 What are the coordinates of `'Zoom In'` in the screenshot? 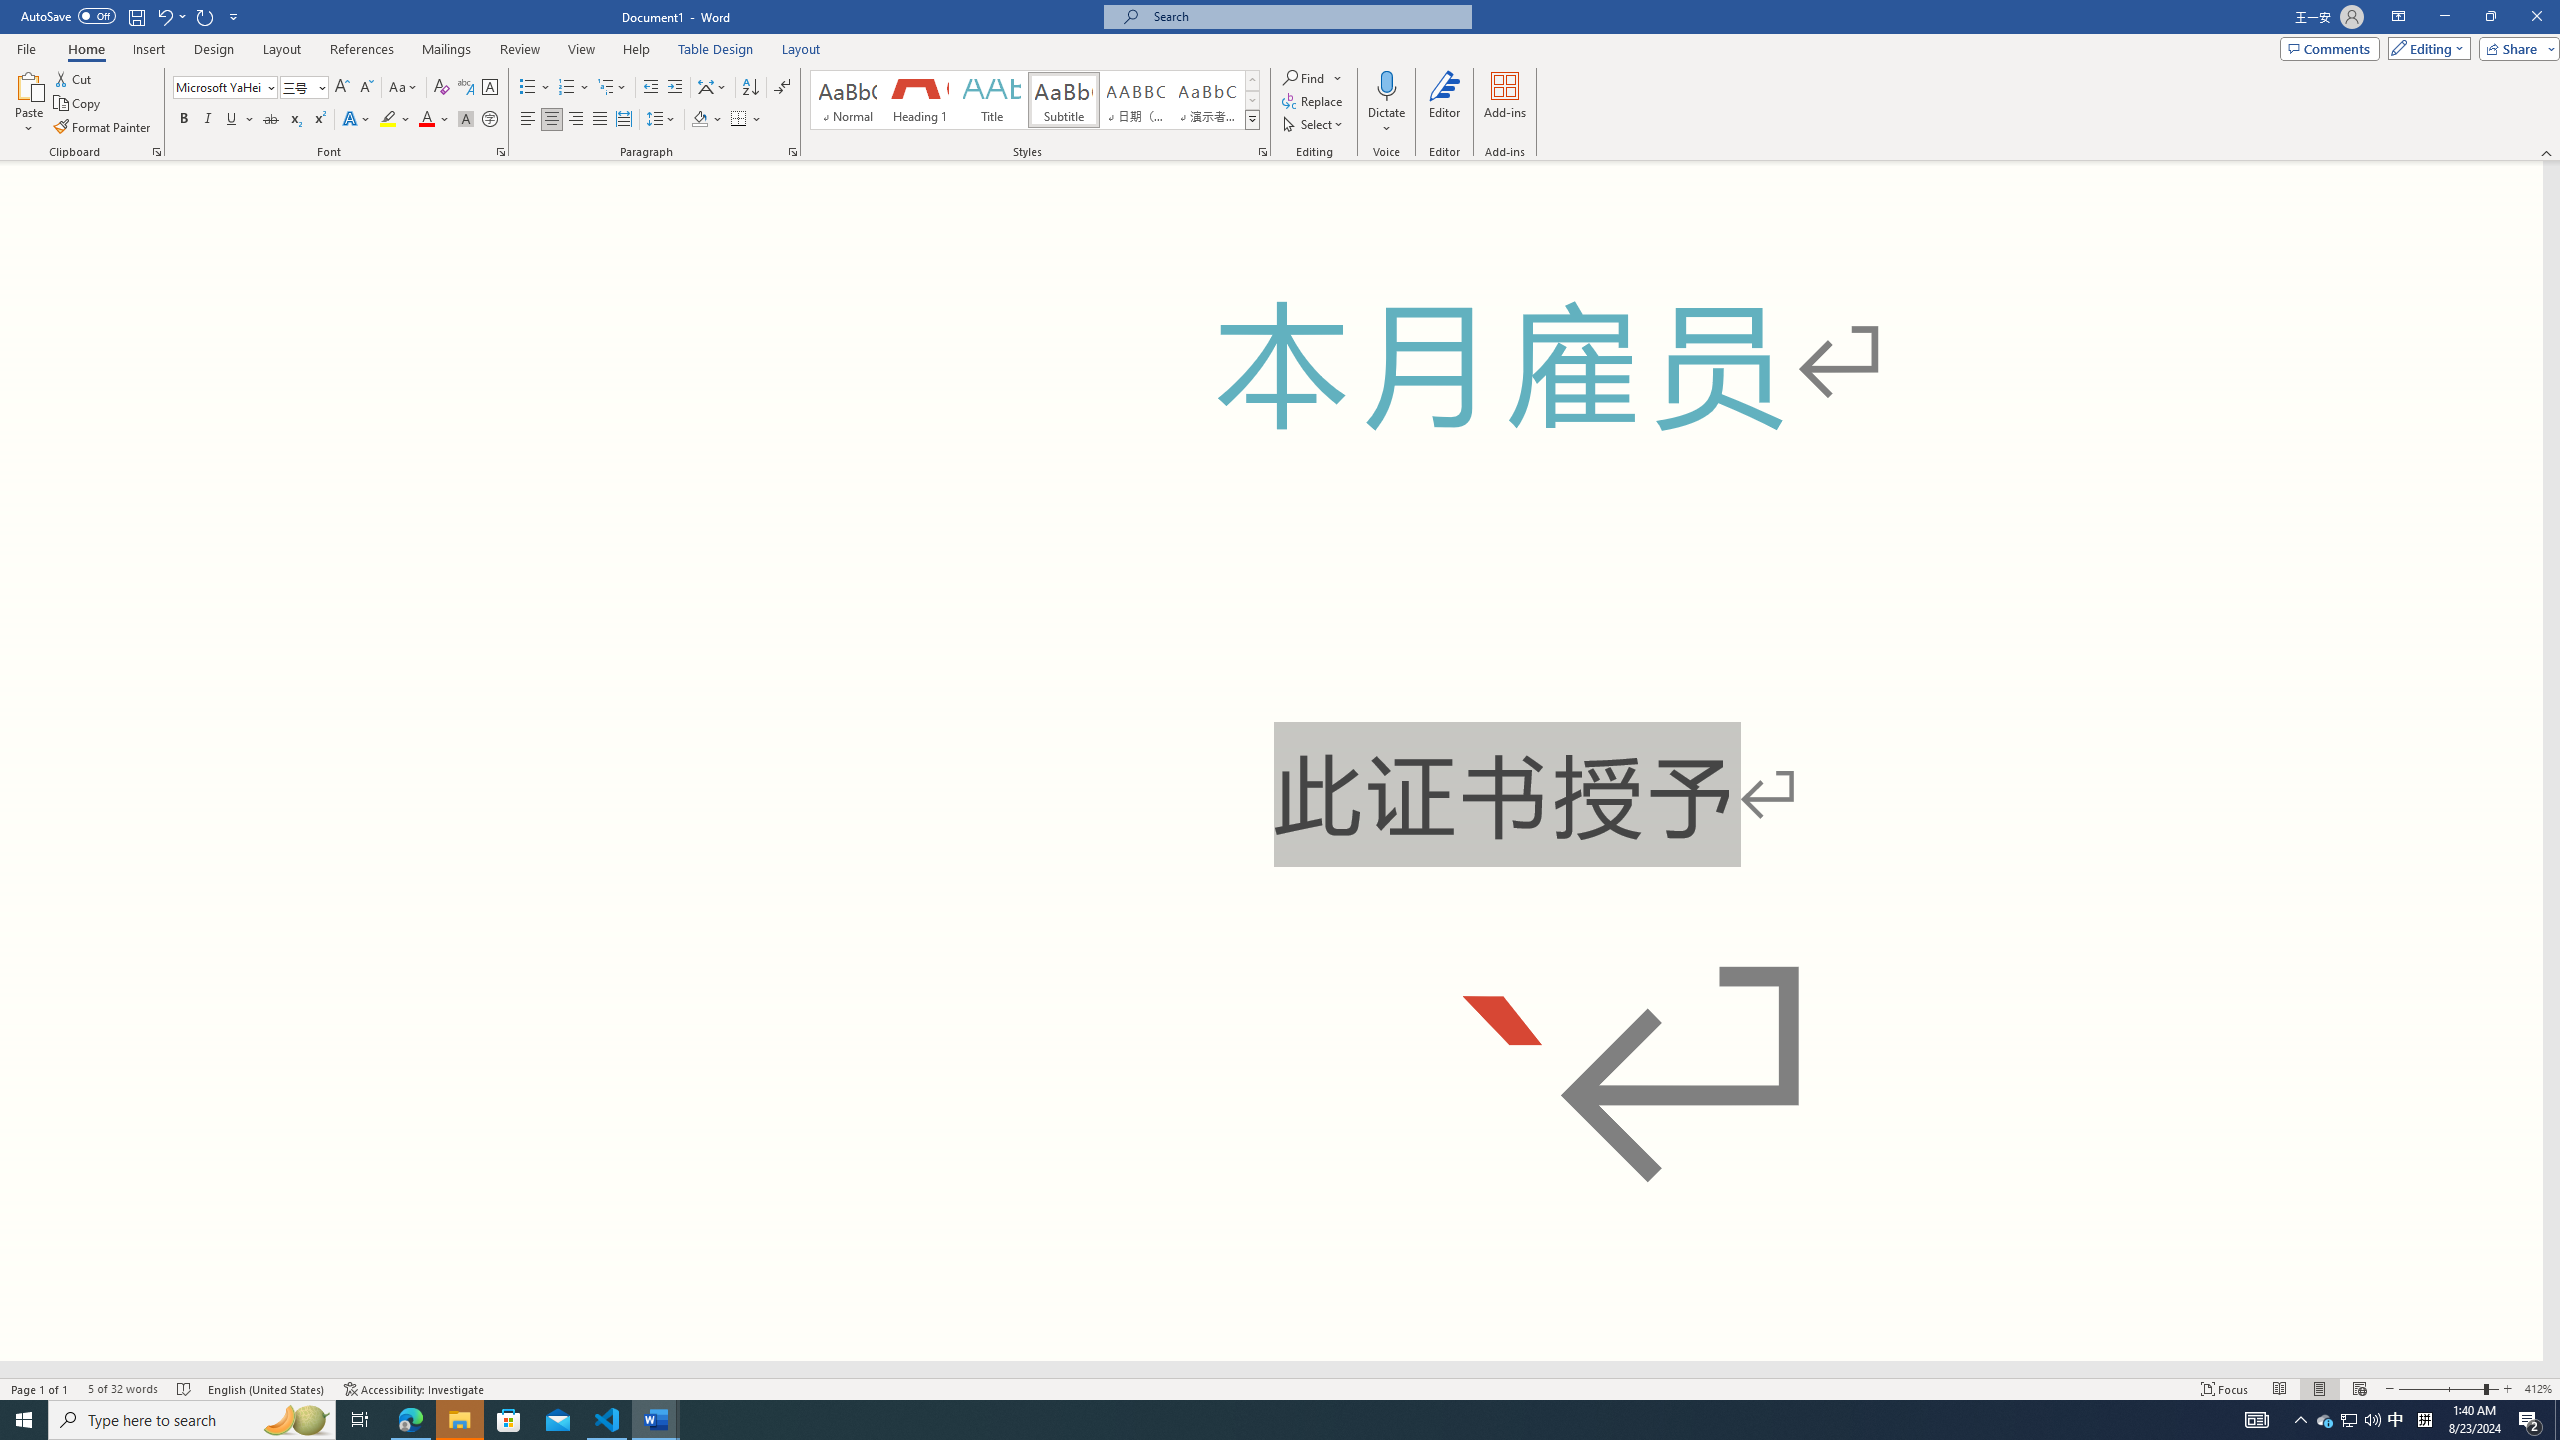 It's located at (2507, 1389).